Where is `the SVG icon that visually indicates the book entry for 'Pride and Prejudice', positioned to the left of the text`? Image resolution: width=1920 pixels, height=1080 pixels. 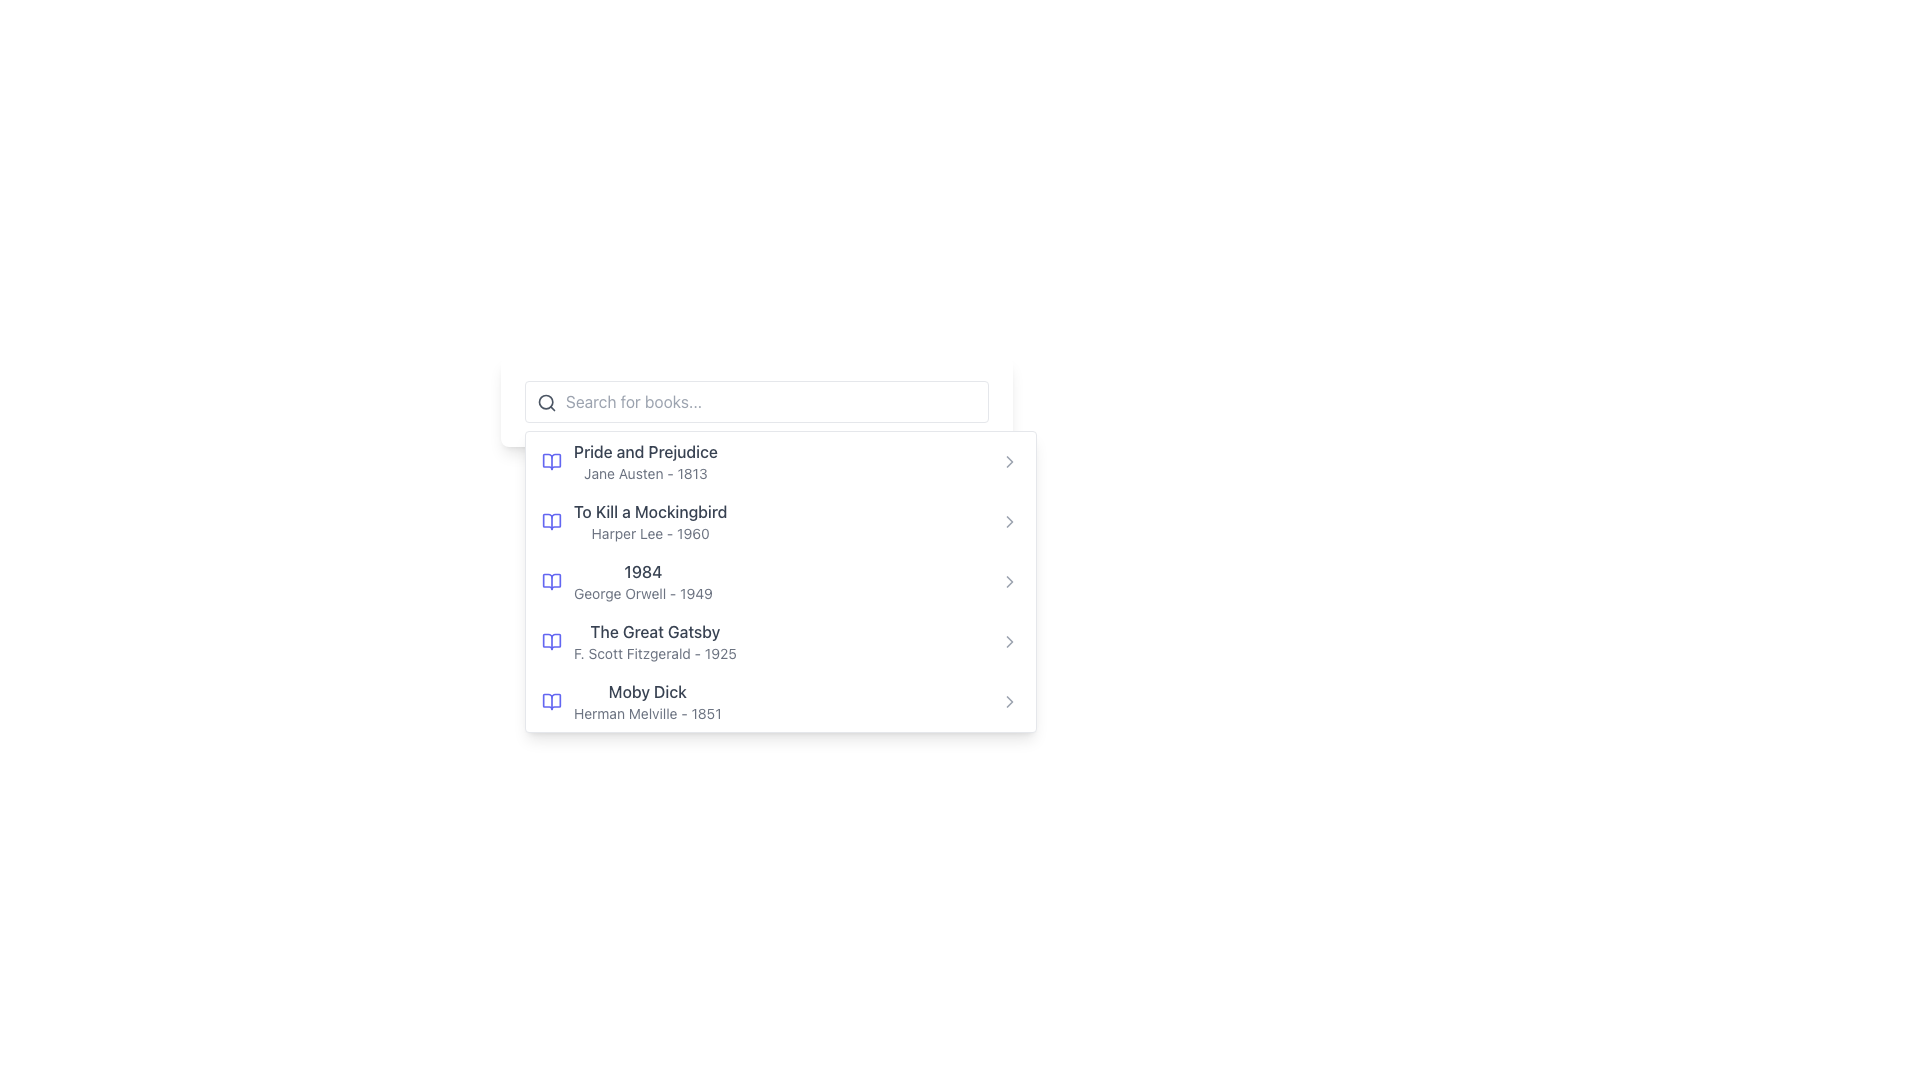
the SVG icon that visually indicates the book entry for 'Pride and Prejudice', positioned to the left of the text is located at coordinates (552, 462).